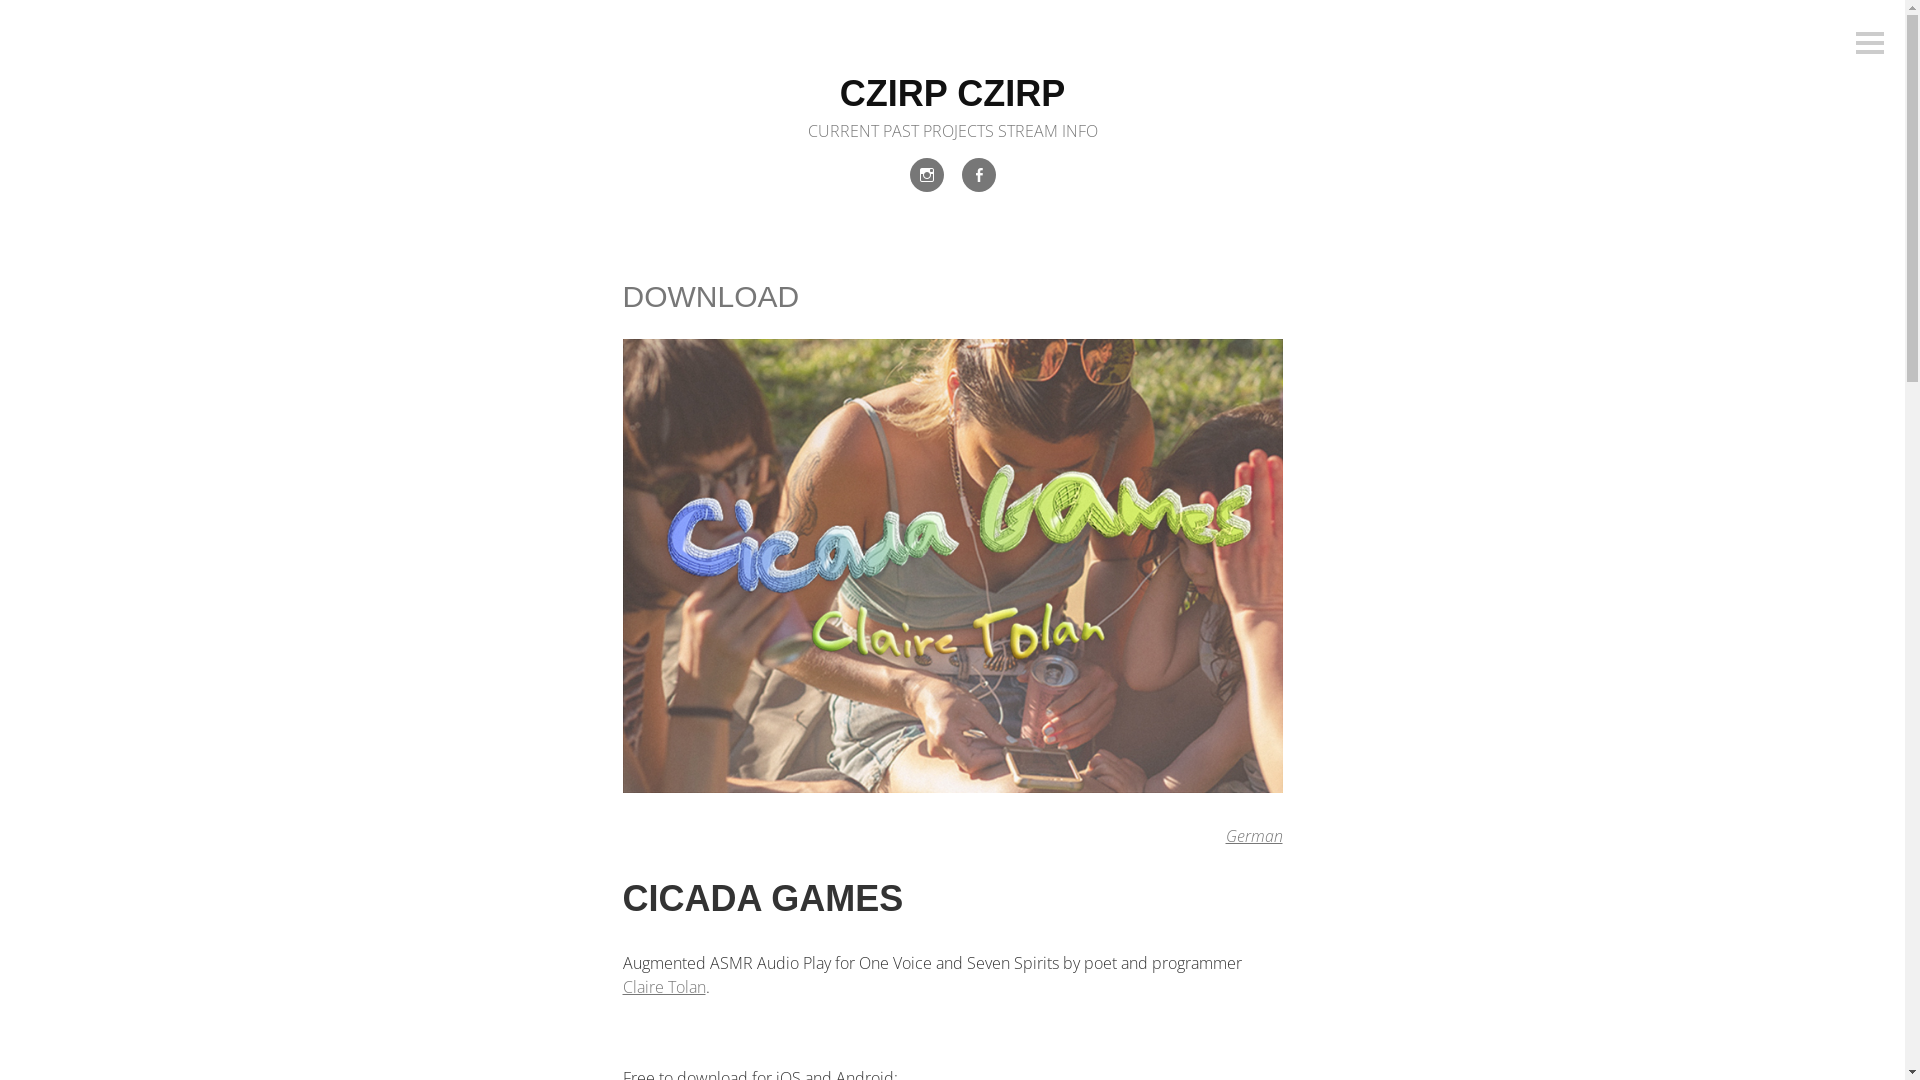 The image size is (1920, 1080). Describe the element at coordinates (1079, 131) in the screenshot. I see `'INFO'` at that location.